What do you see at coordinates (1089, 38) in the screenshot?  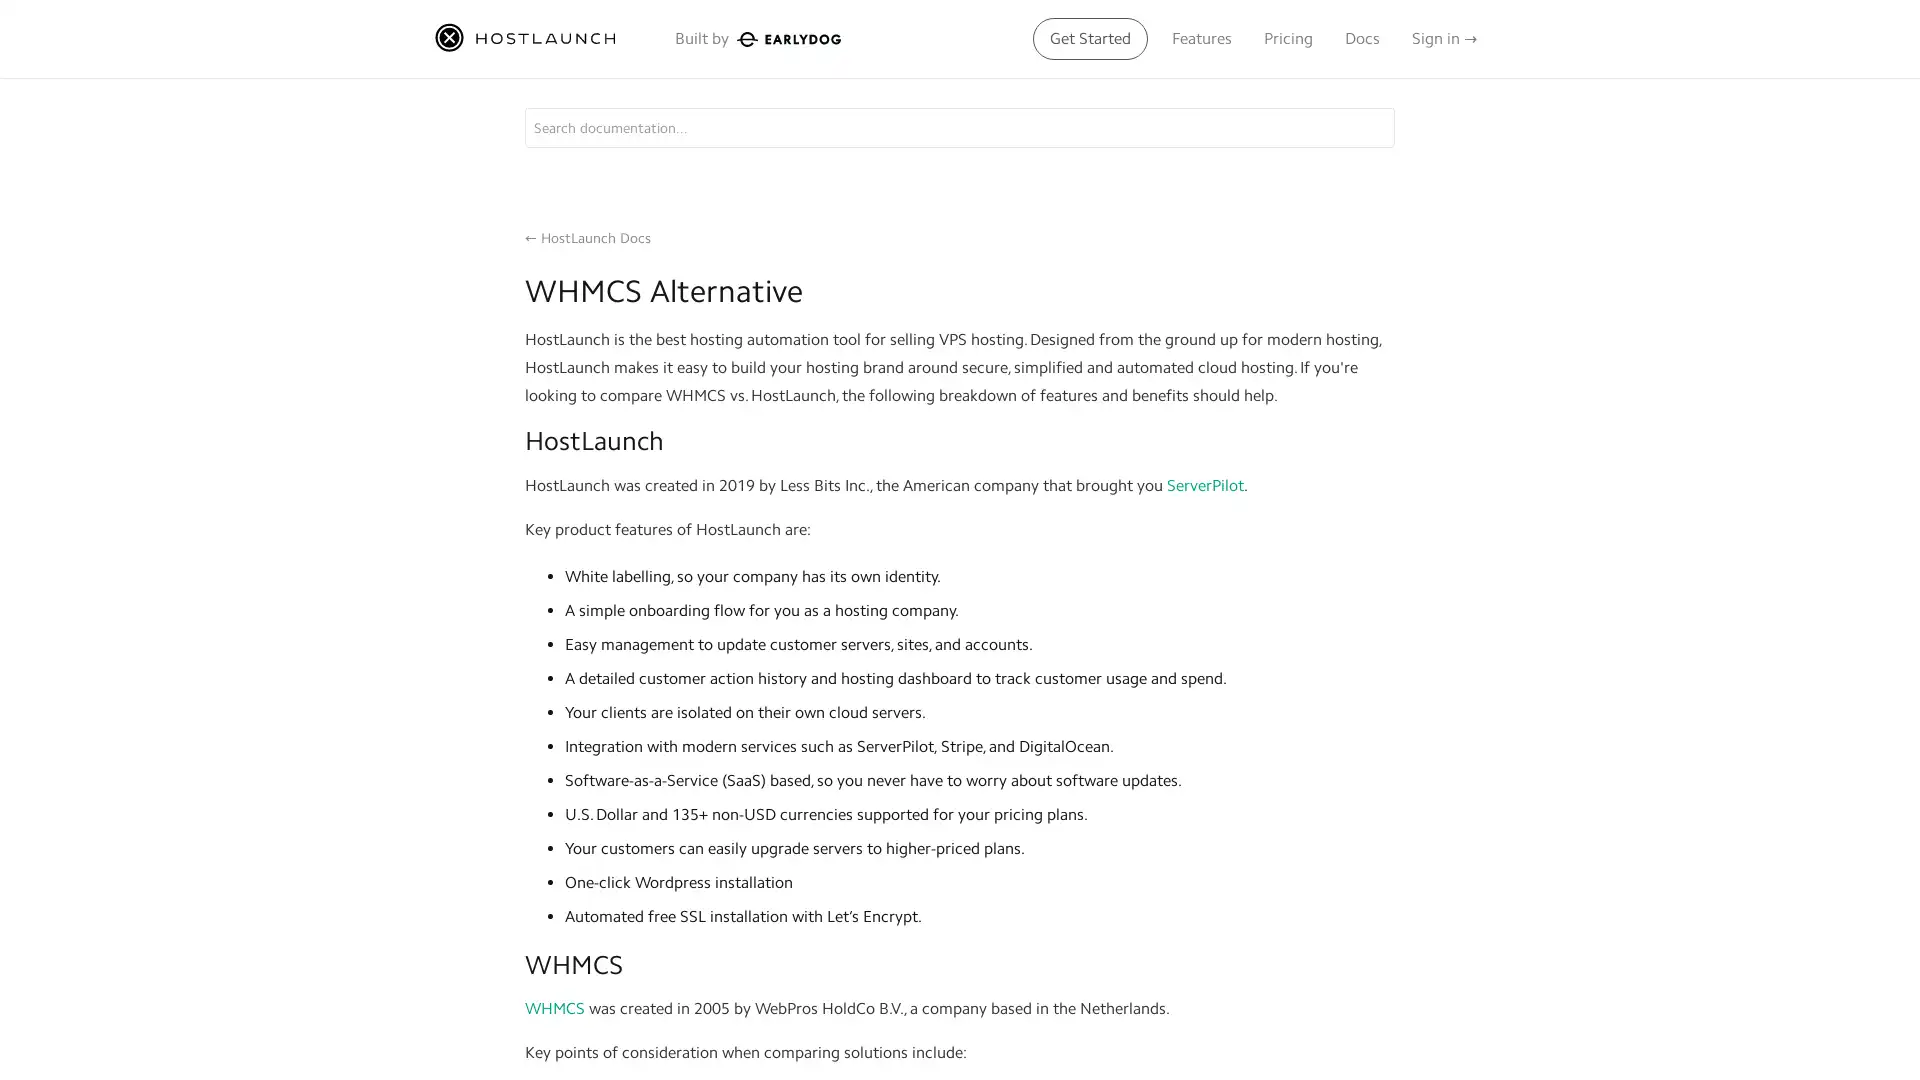 I see `Get Started` at bounding box center [1089, 38].